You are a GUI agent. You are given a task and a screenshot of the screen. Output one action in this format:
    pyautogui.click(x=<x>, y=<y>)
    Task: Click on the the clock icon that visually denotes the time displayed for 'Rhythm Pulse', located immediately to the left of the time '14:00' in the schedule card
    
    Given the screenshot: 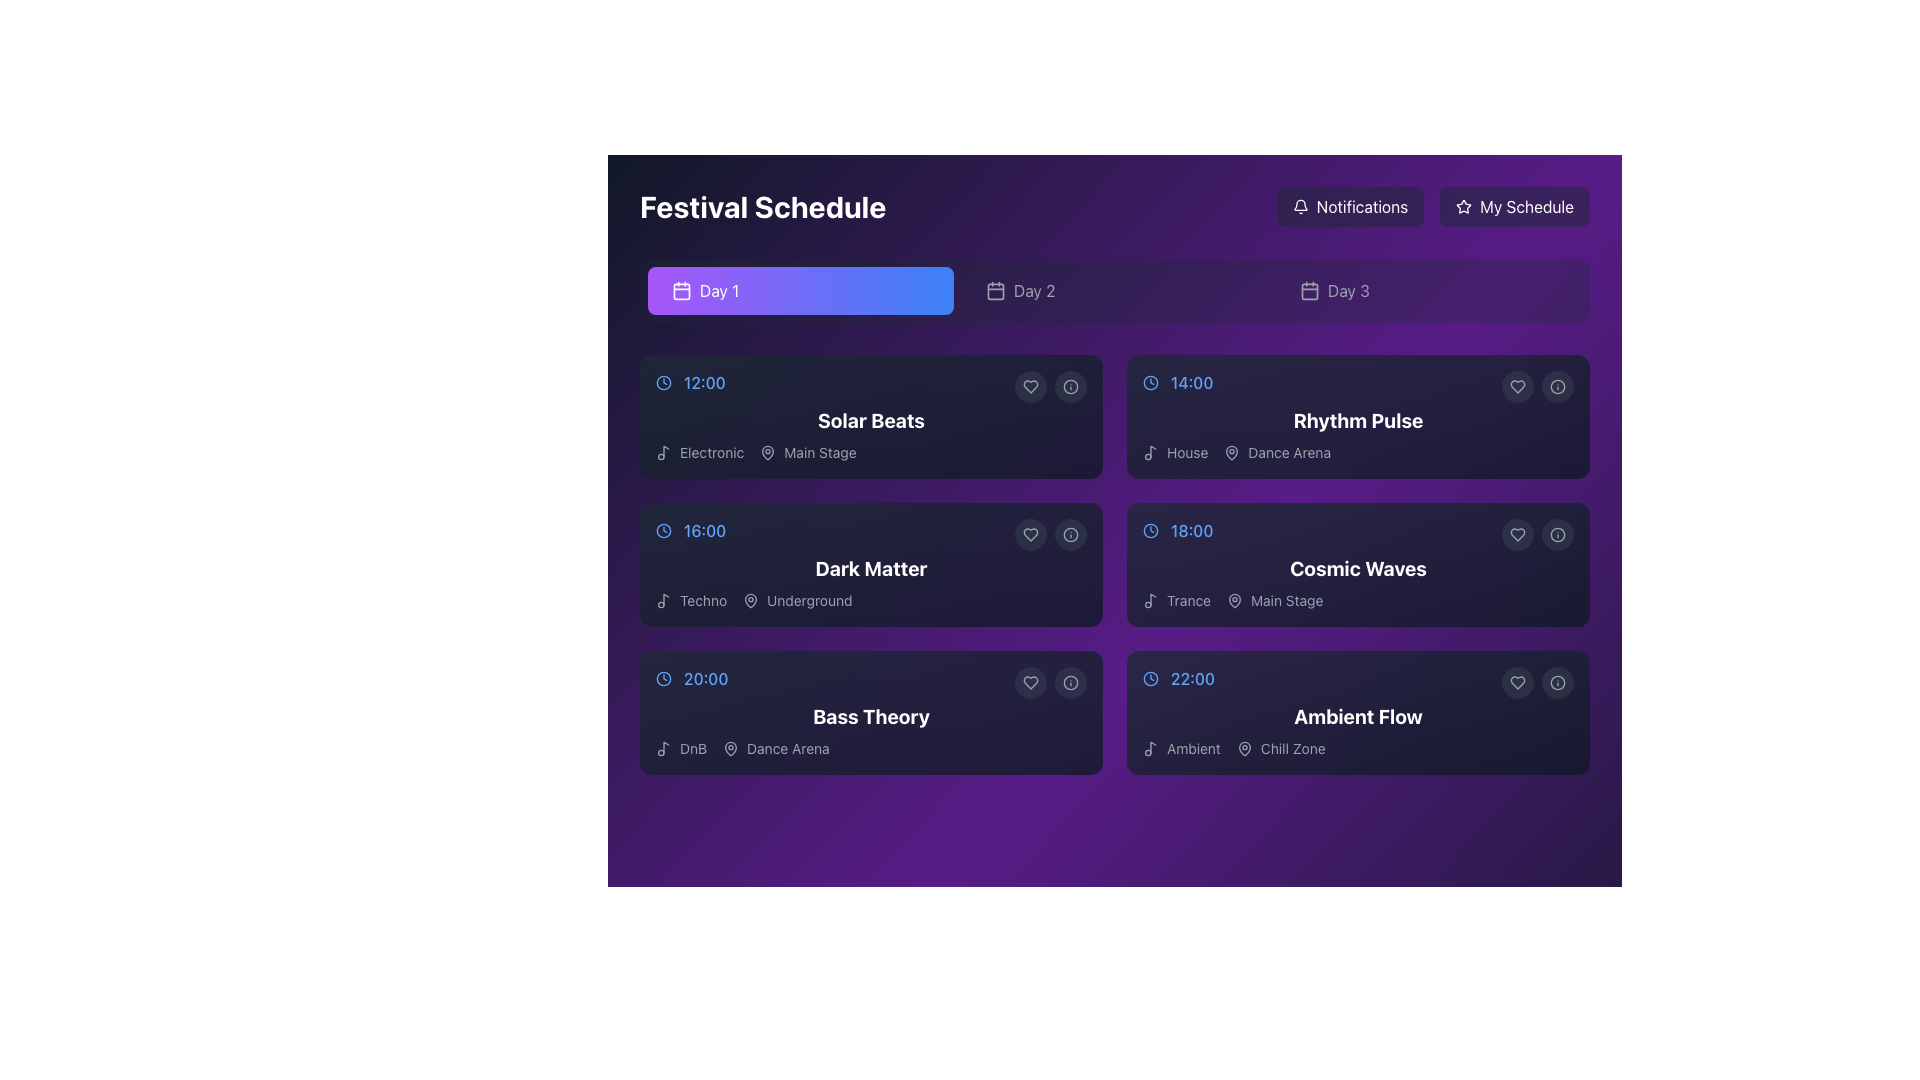 What is the action you would take?
    pyautogui.click(x=1151, y=382)
    